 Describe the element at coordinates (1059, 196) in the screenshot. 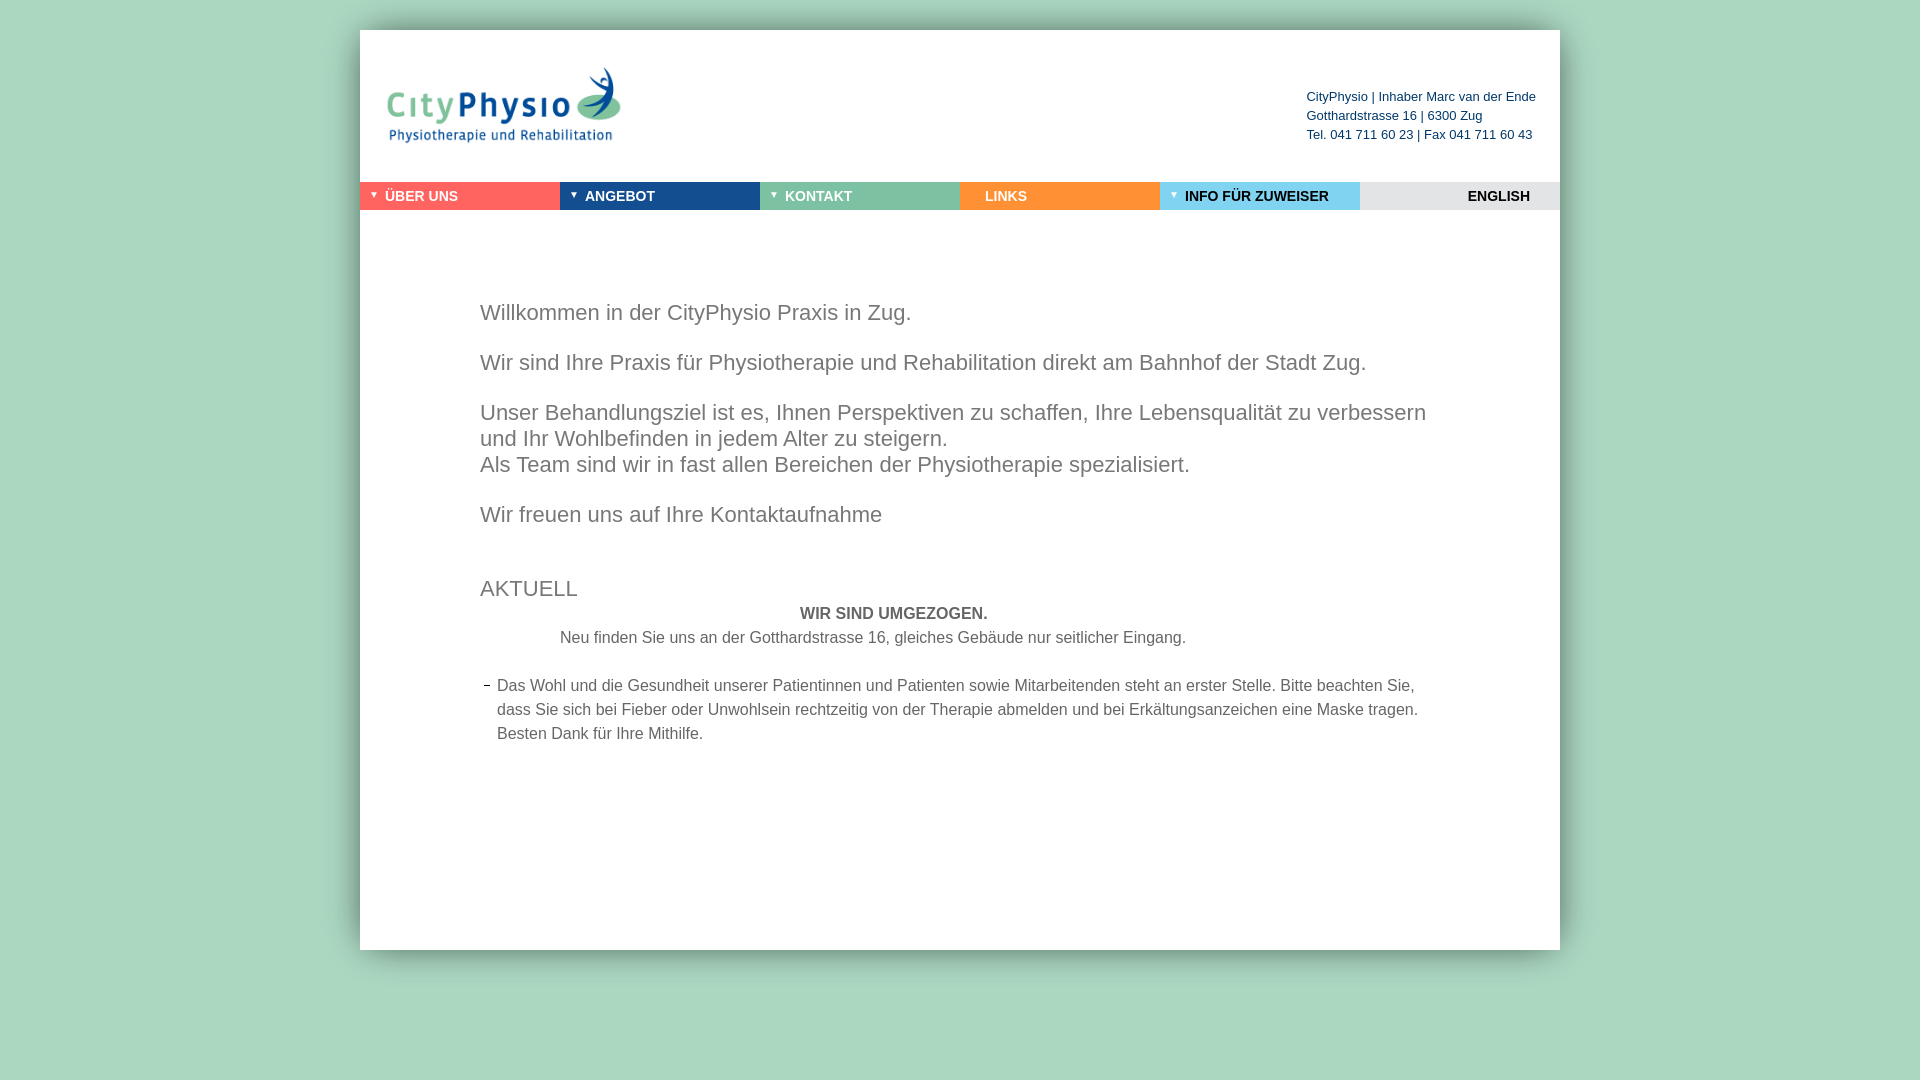

I see `'LINKS'` at that location.